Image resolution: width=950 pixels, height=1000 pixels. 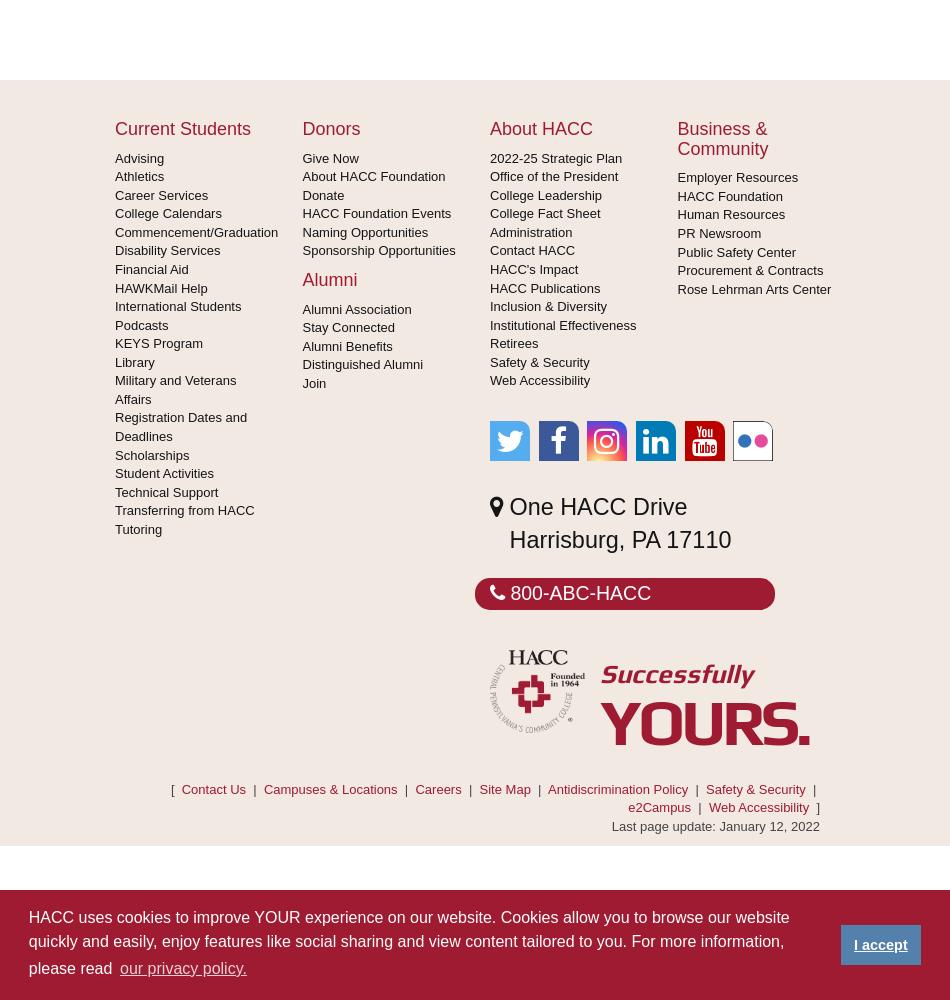 I want to click on 'Student Activities', so click(x=115, y=472).